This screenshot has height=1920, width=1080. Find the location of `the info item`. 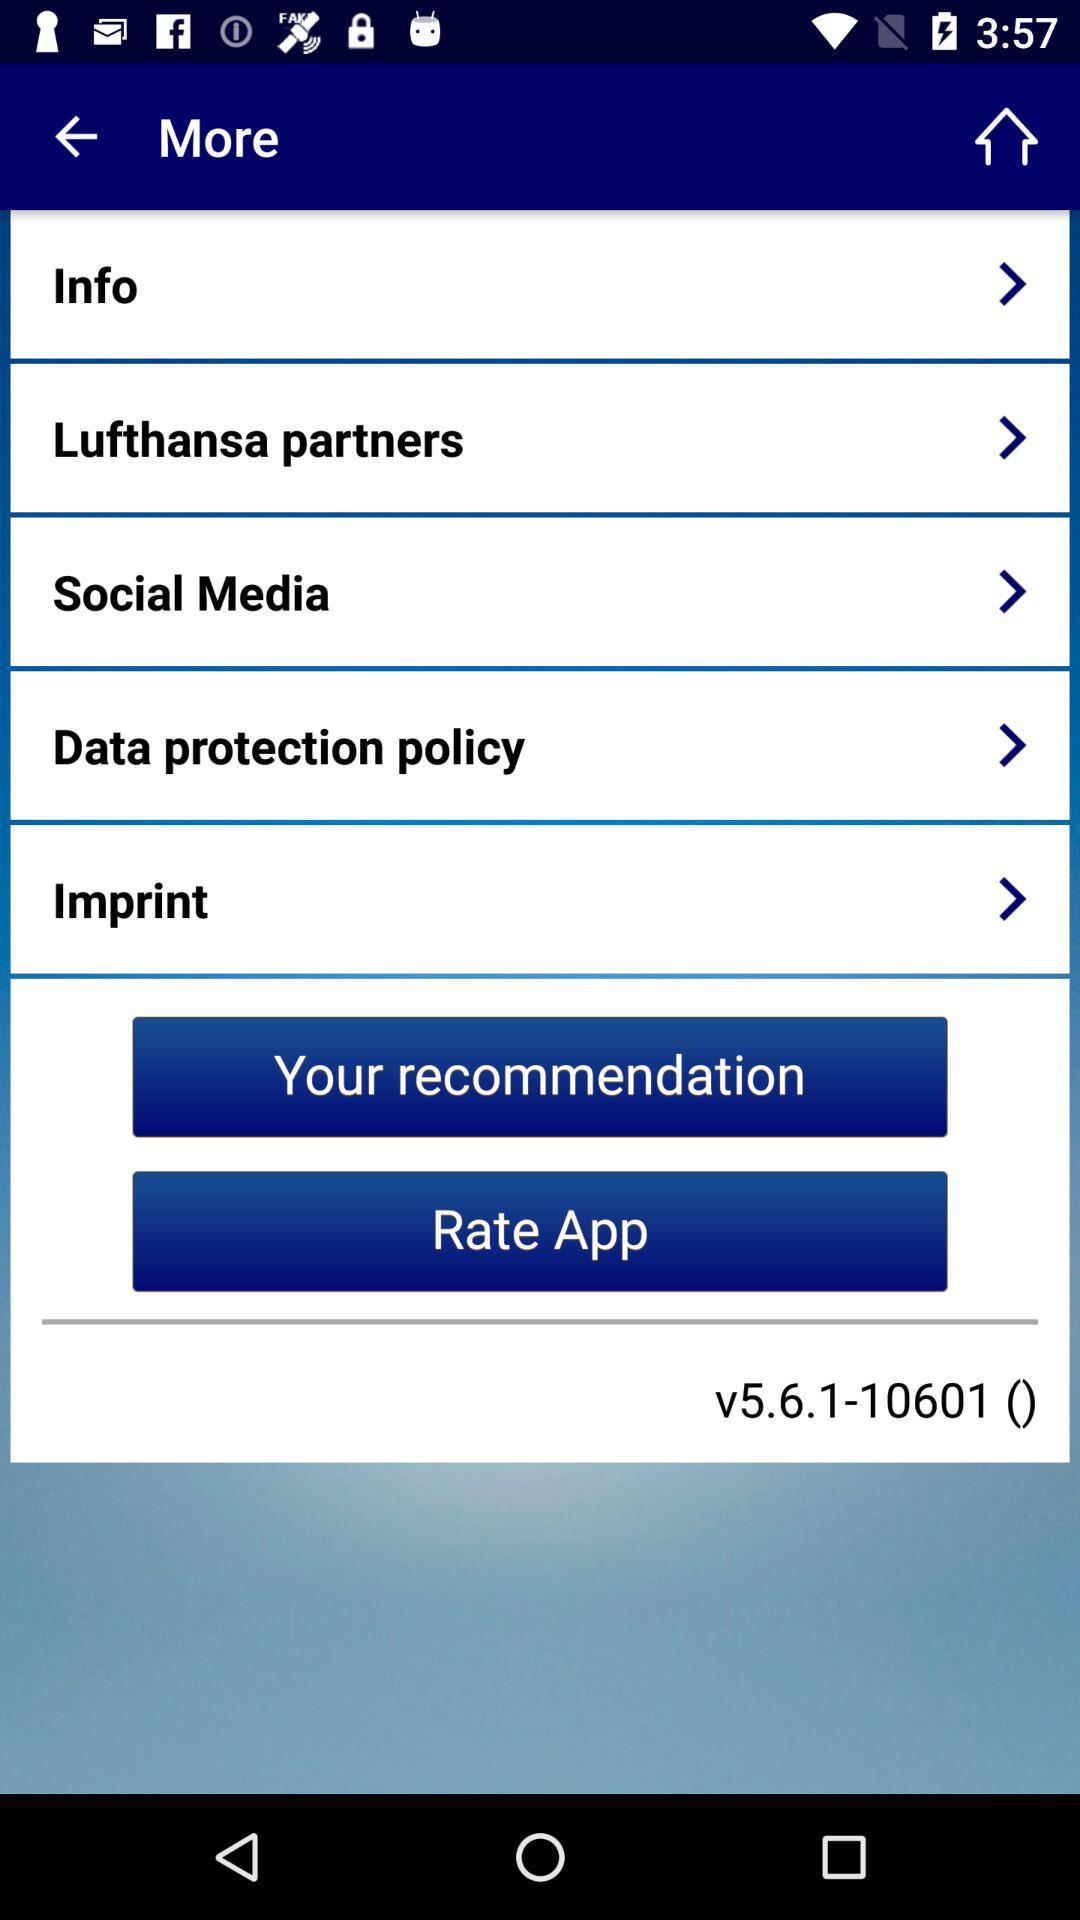

the info item is located at coordinates (95, 283).